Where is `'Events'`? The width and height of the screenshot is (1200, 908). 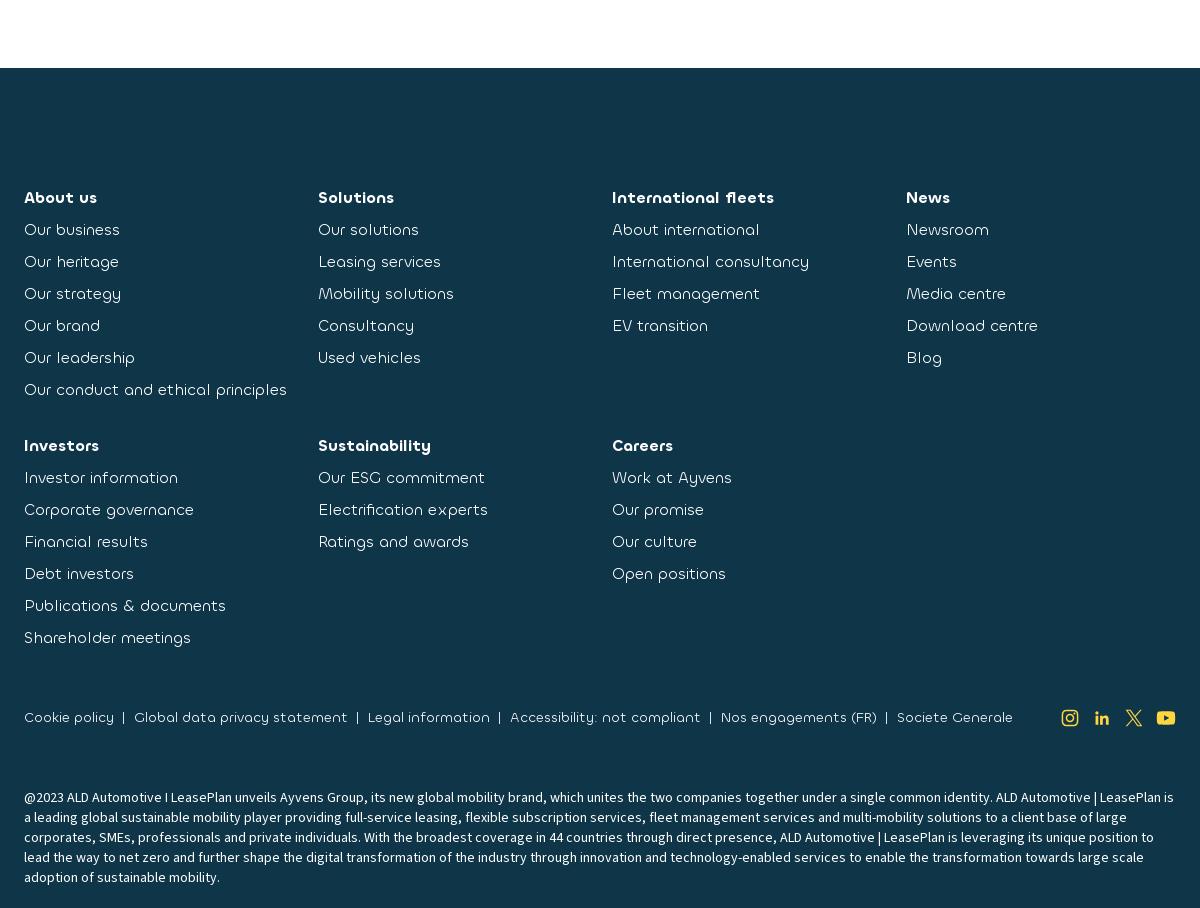 'Events' is located at coordinates (931, 260).